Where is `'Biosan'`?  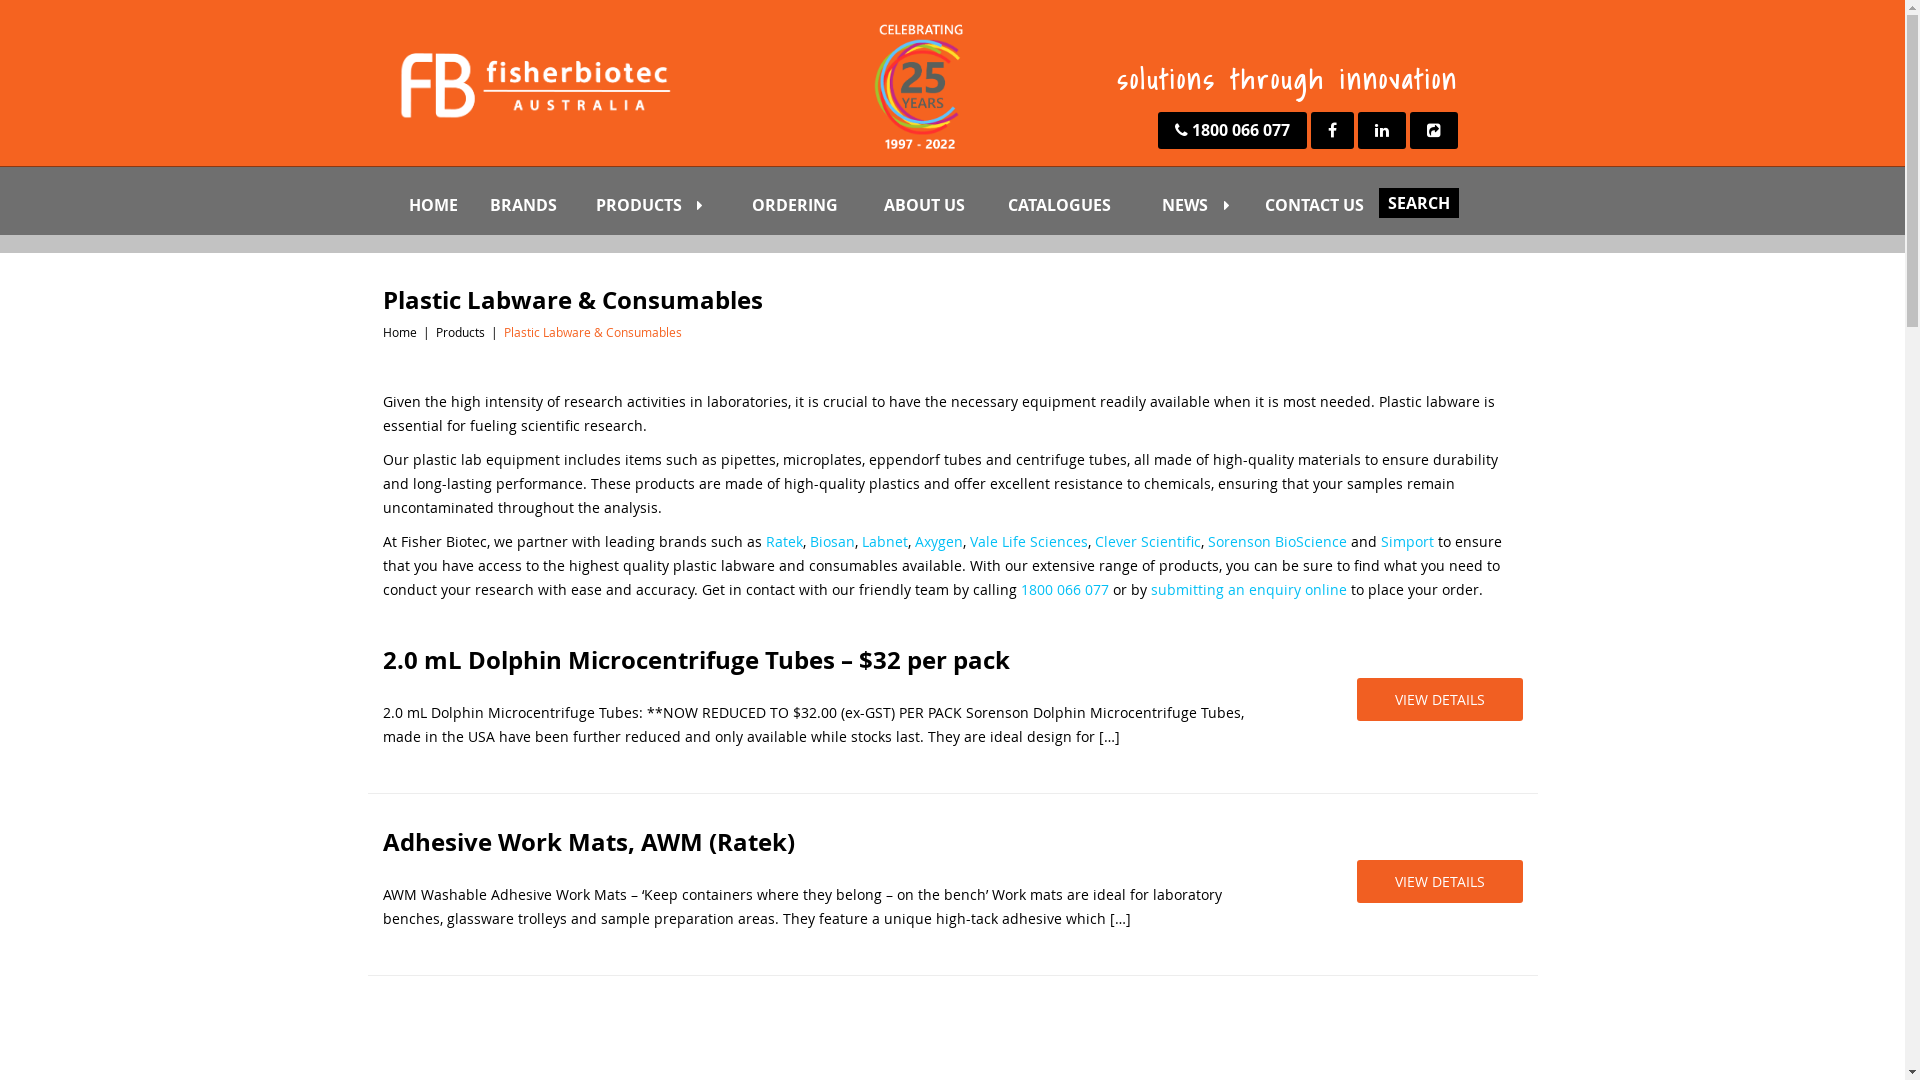
'Biosan' is located at coordinates (810, 541).